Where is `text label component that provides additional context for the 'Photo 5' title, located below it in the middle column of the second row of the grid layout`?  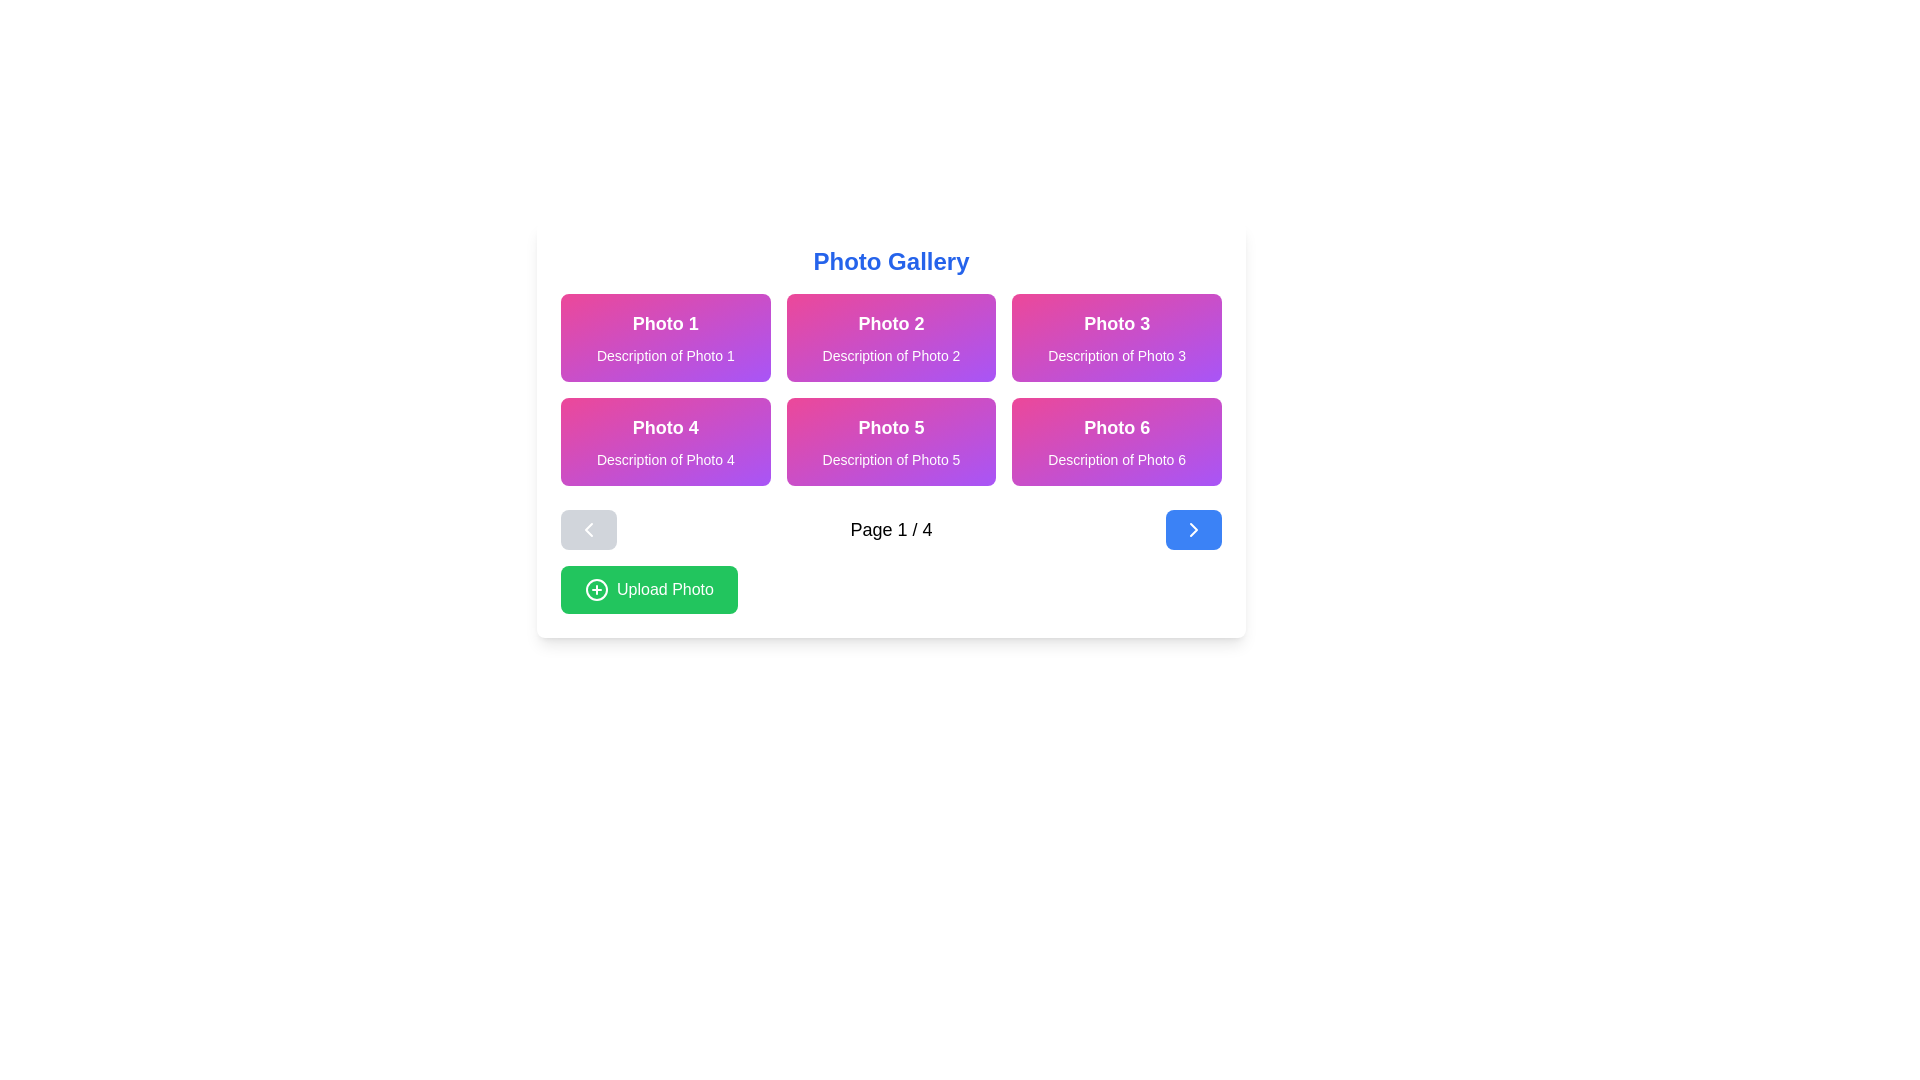 text label component that provides additional context for the 'Photo 5' title, located below it in the middle column of the second row of the grid layout is located at coordinates (890, 459).